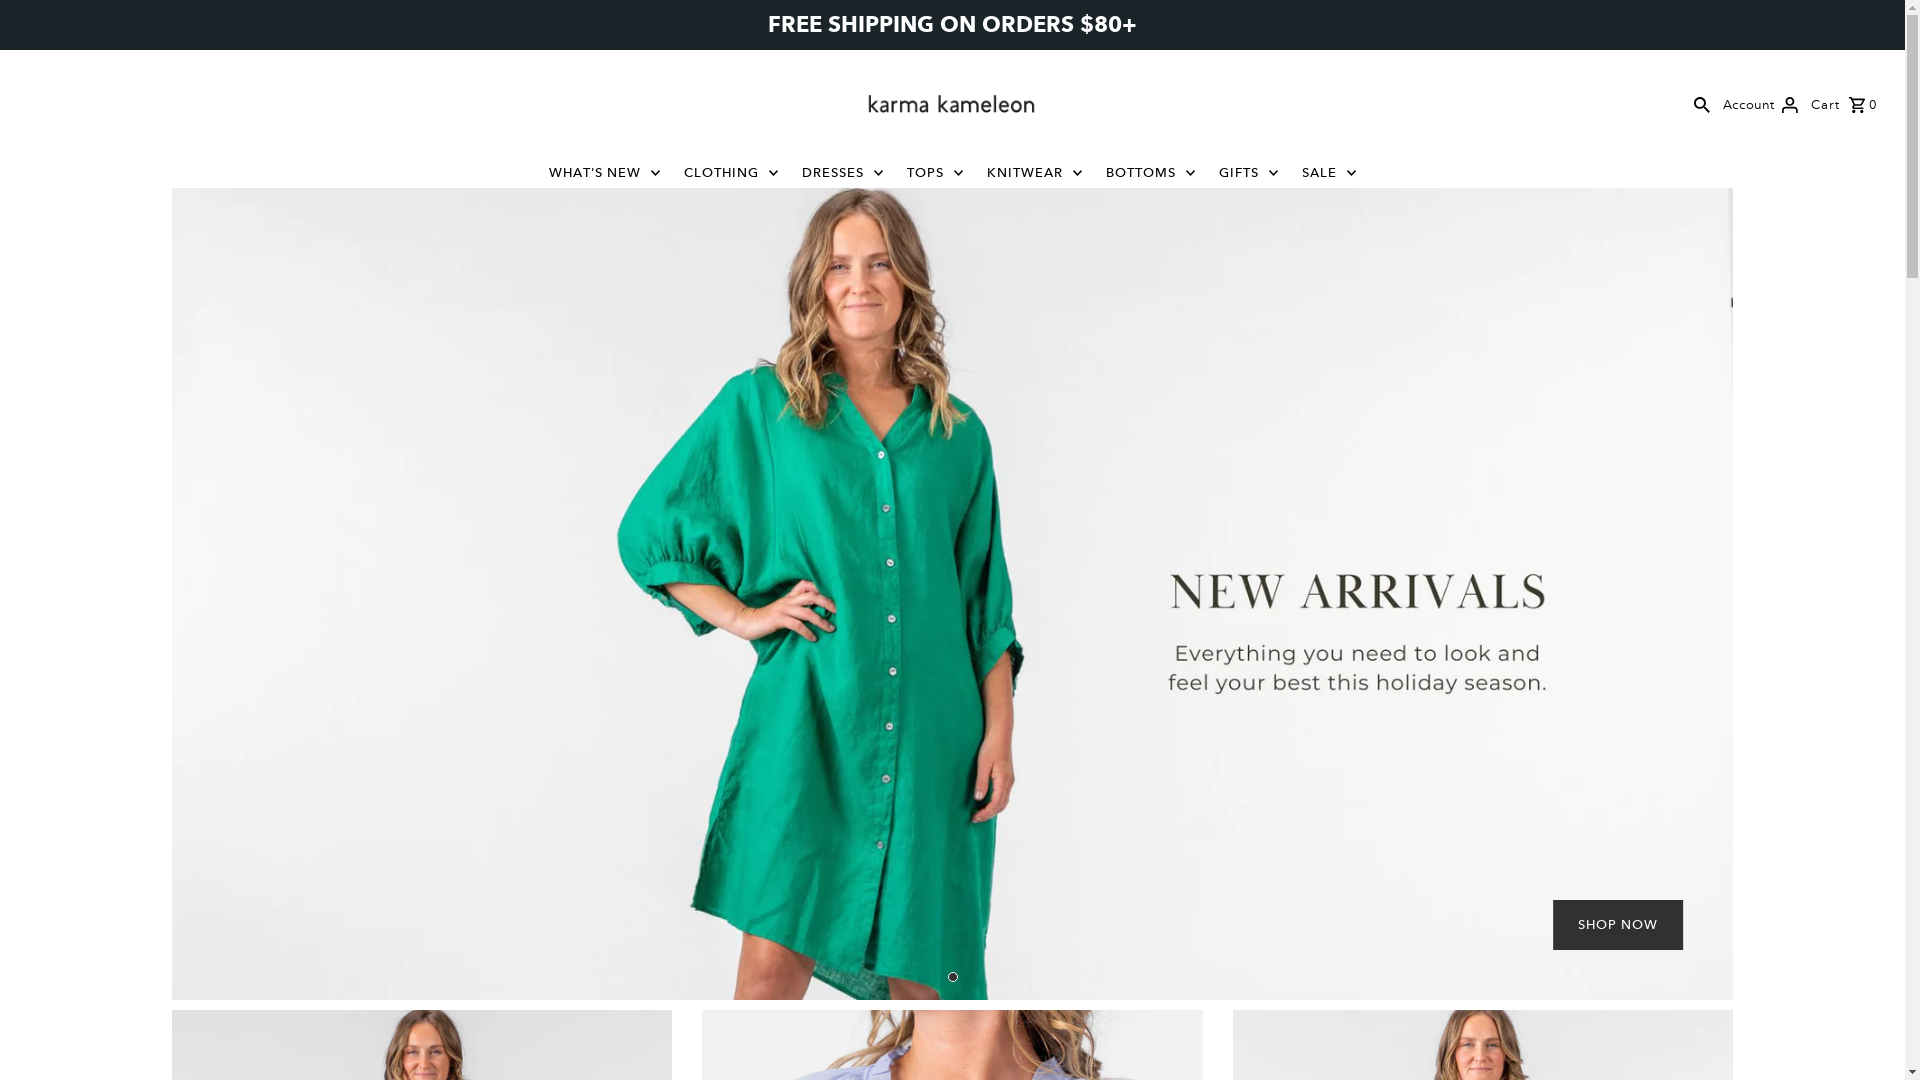 Image resolution: width=1920 pixels, height=1080 pixels. What do you see at coordinates (1151, 172) in the screenshot?
I see `'BOTTOMS'` at bounding box center [1151, 172].